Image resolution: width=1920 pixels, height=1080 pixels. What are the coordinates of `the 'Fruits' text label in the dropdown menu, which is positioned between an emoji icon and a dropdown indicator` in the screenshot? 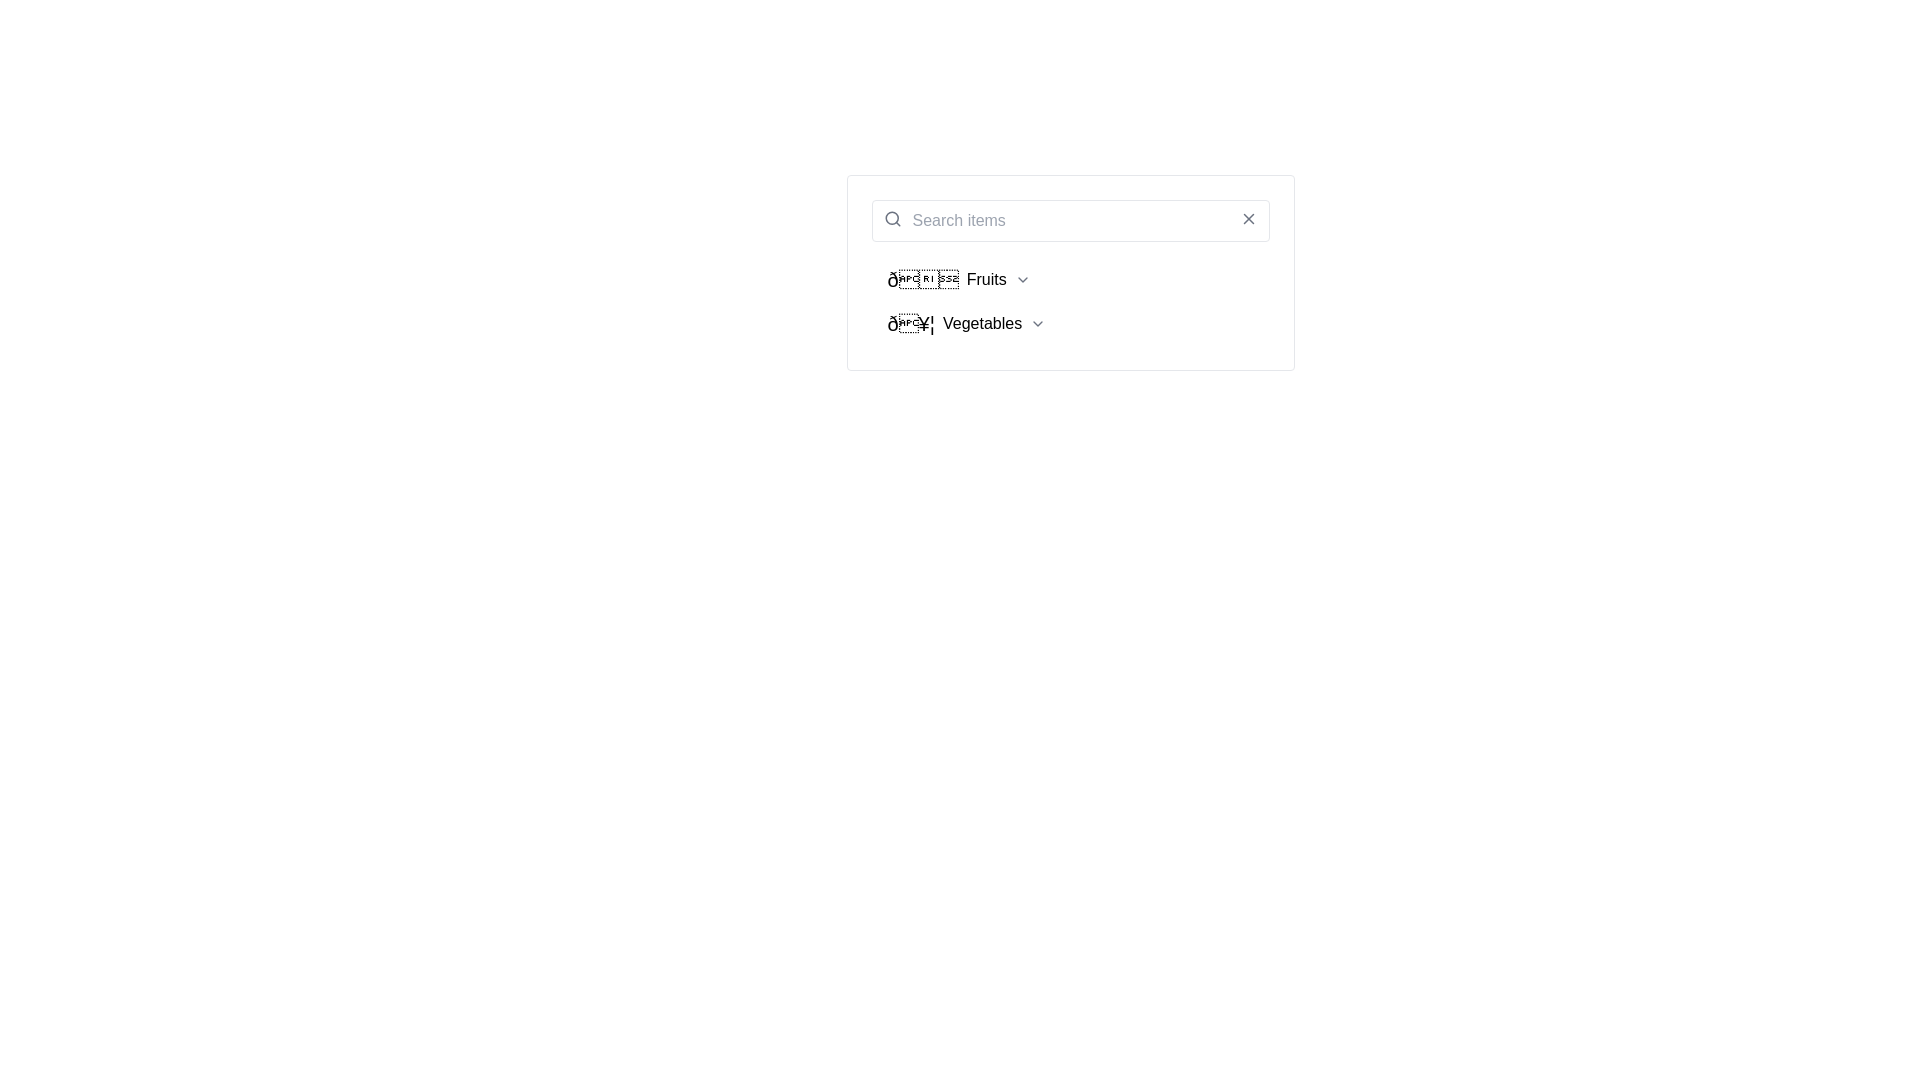 It's located at (986, 280).